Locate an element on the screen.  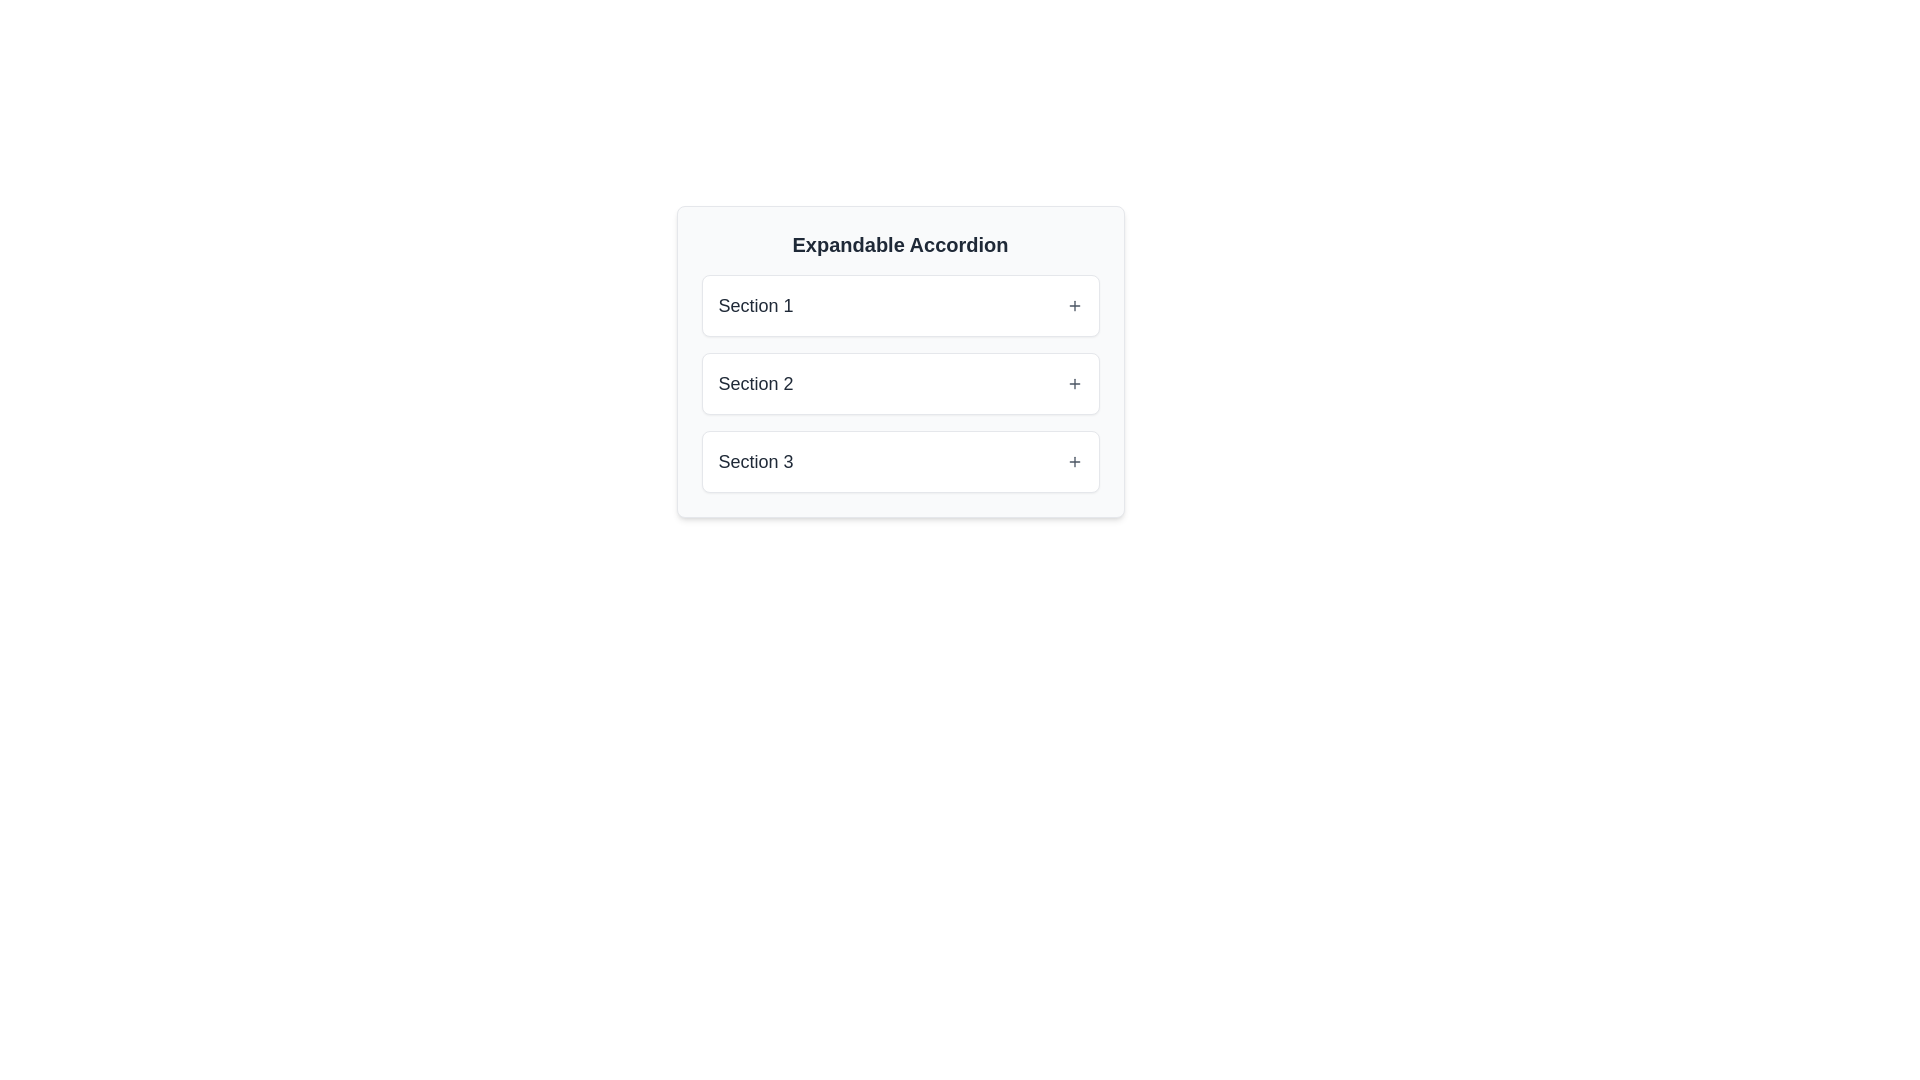
the toggle button located at the far-right of the first row labeled 'Section 1' is located at coordinates (1073, 305).